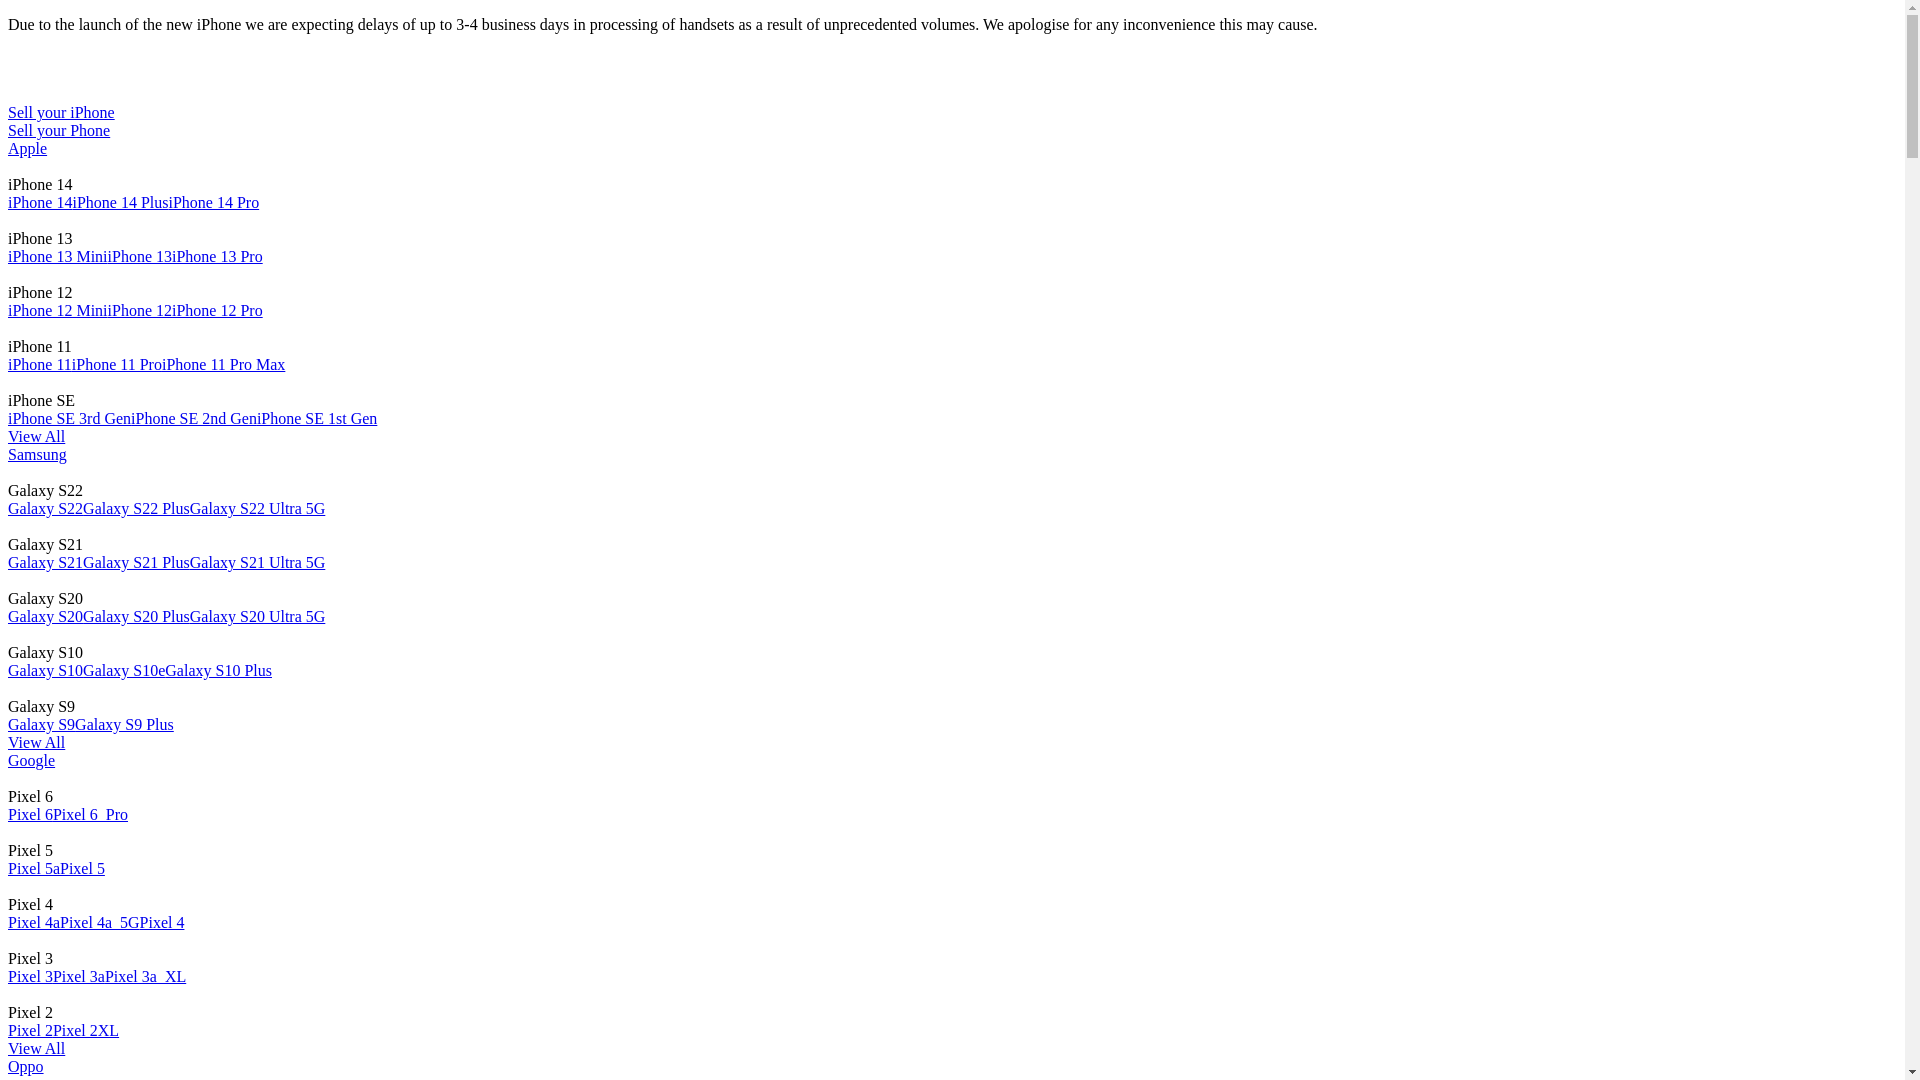 Image resolution: width=1920 pixels, height=1080 pixels. What do you see at coordinates (59, 867) in the screenshot?
I see `'Pixel 5'` at bounding box center [59, 867].